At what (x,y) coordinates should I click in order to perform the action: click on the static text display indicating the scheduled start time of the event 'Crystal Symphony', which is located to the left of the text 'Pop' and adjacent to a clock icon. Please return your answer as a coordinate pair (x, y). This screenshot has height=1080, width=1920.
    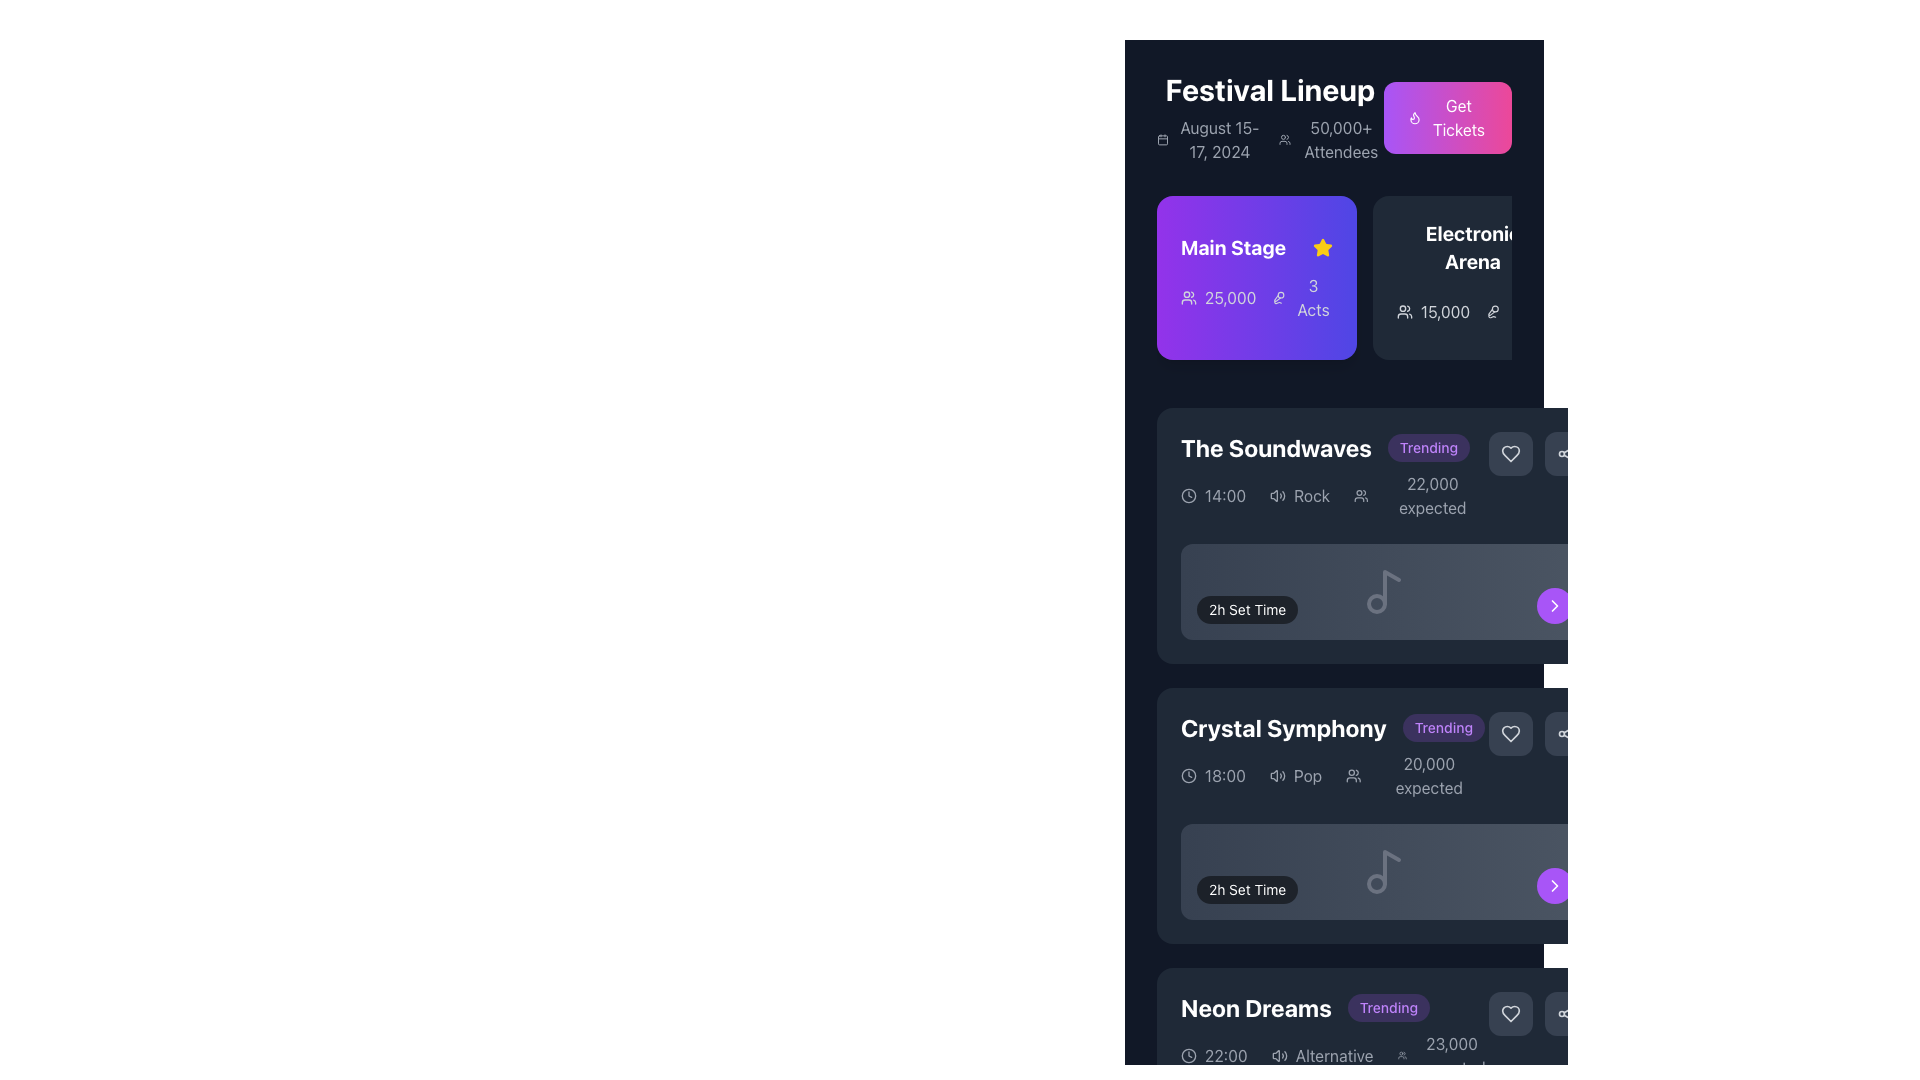
    Looking at the image, I should click on (1224, 774).